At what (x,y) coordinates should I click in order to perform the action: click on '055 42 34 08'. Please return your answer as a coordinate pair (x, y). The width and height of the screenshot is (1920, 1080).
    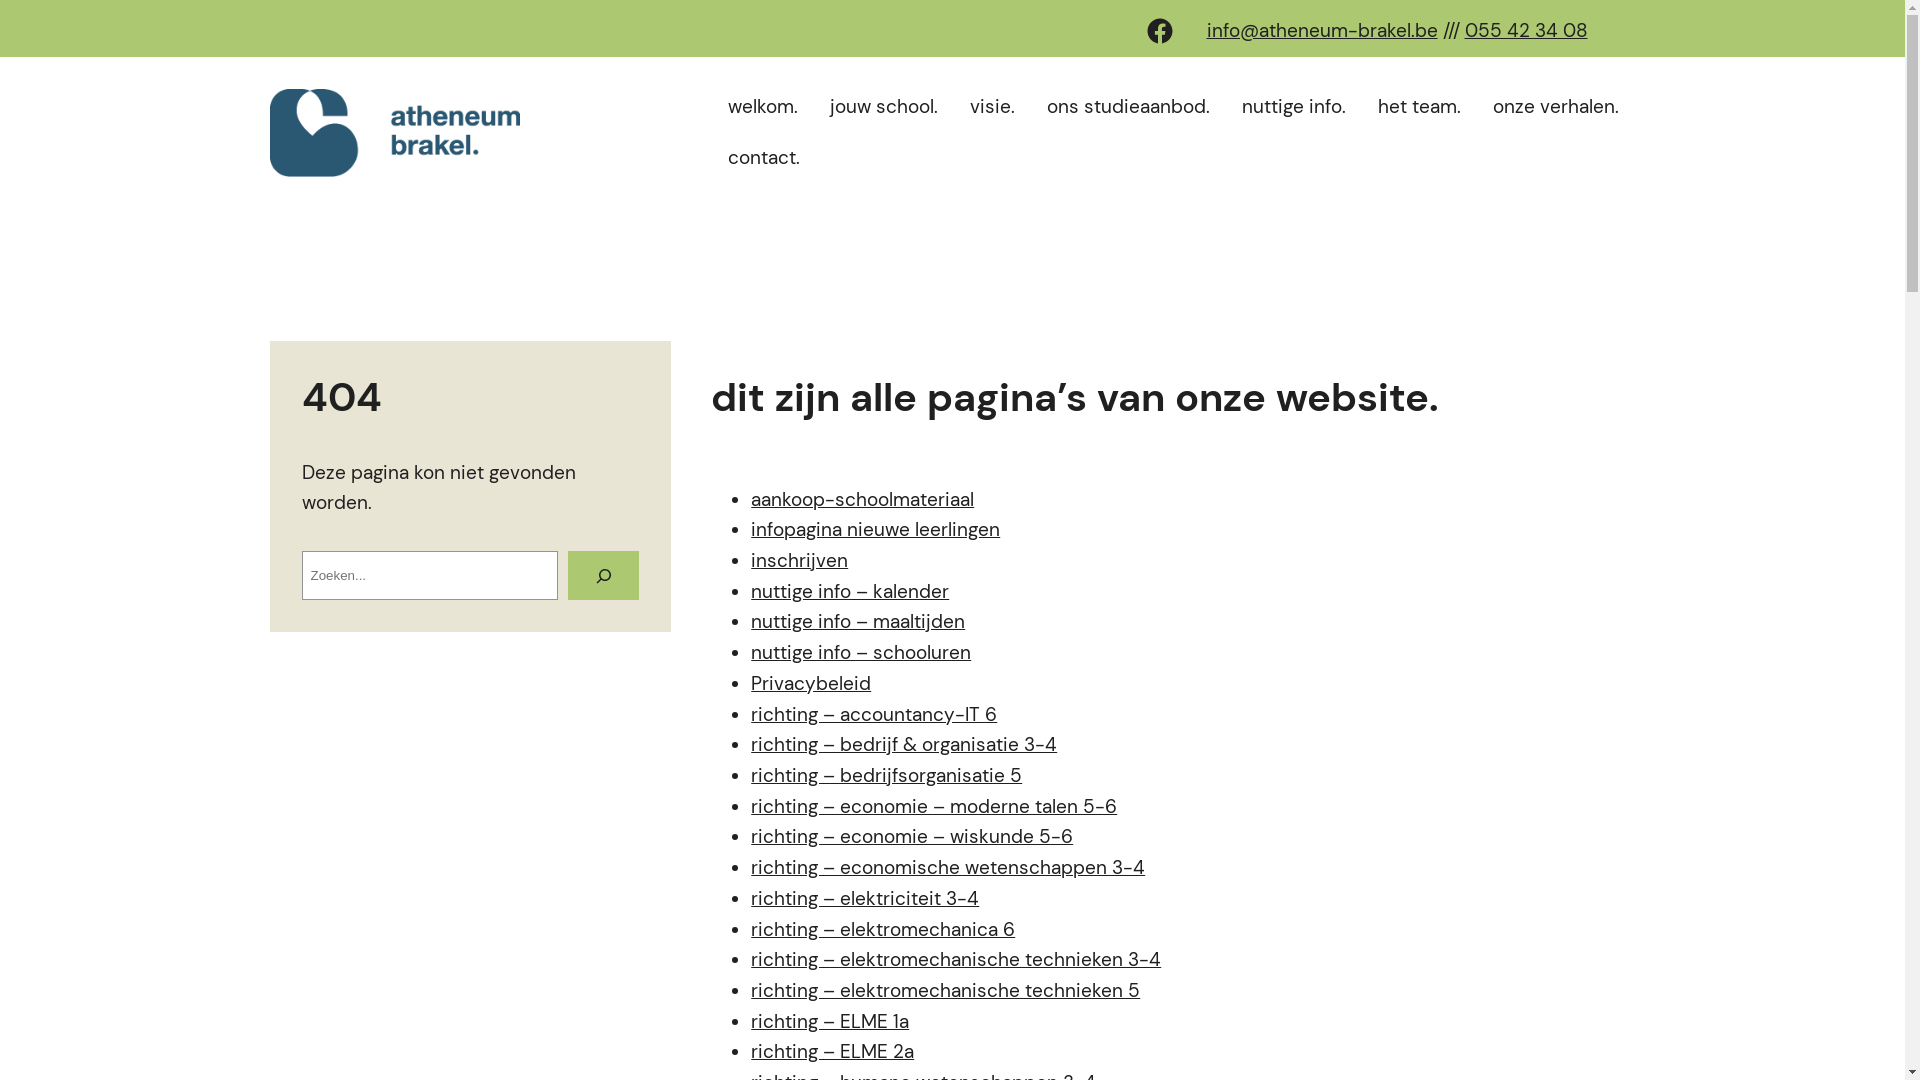
    Looking at the image, I should click on (1524, 30).